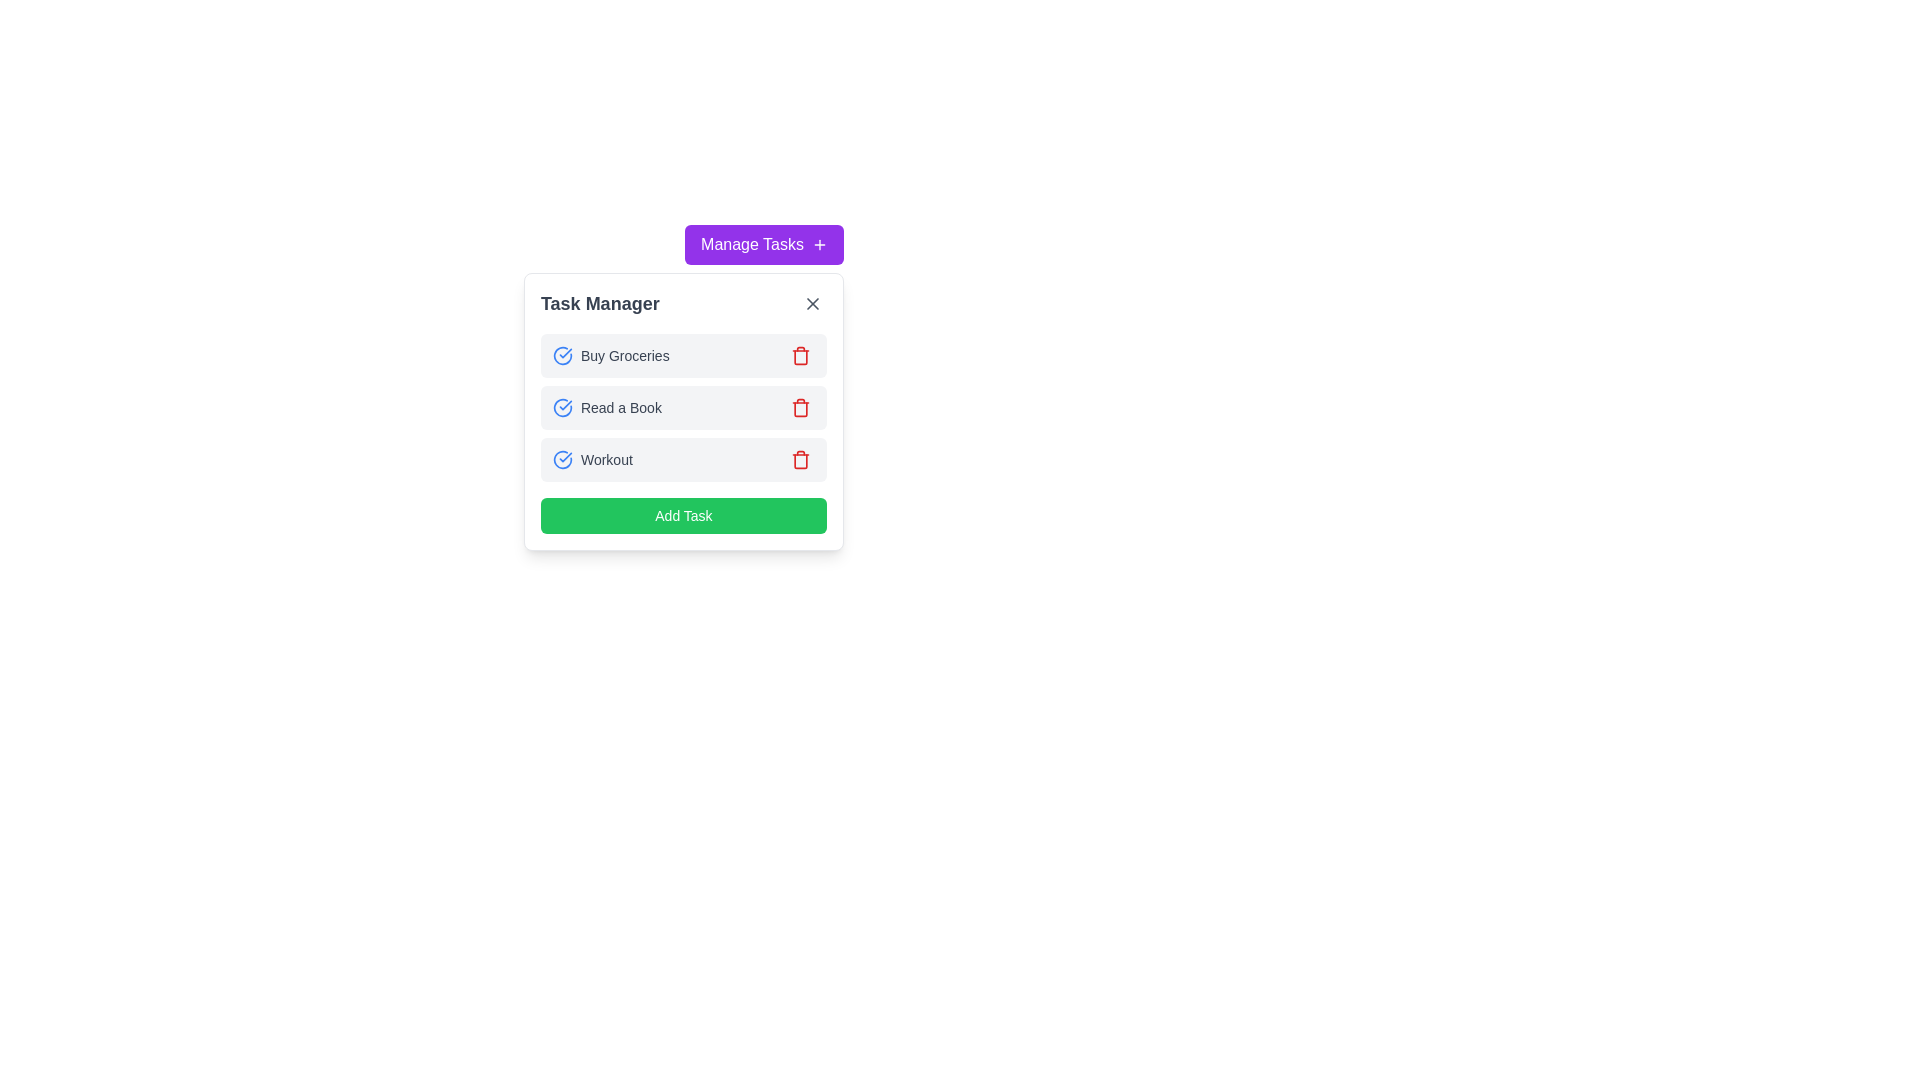 The image size is (1920, 1080). Describe the element at coordinates (599, 304) in the screenshot. I see `the 'Task Manager' text element, which is bold, gray, and centrally aligned at the top of its card-like section` at that location.